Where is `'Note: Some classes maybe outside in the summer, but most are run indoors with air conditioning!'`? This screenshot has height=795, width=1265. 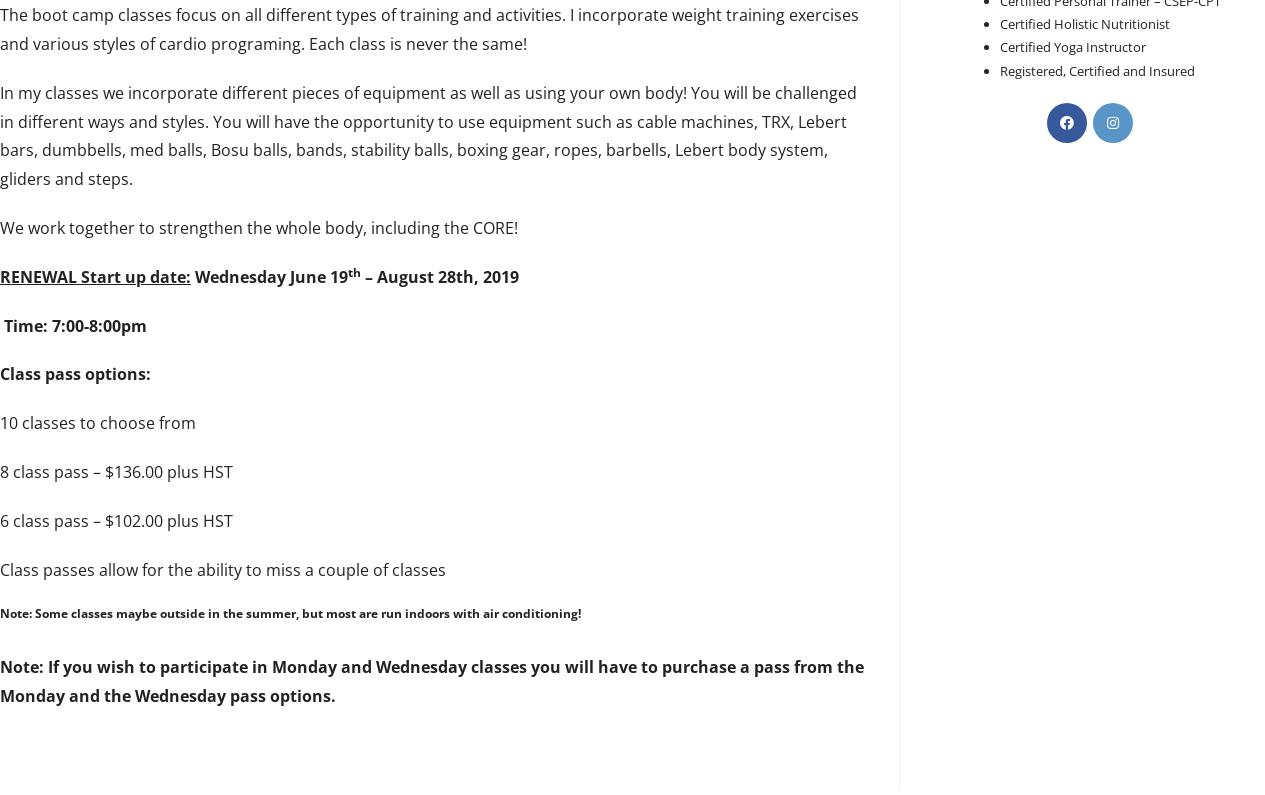
'Note: Some classes maybe outside in the summer, but most are run indoors with air conditioning!' is located at coordinates (0, 612).